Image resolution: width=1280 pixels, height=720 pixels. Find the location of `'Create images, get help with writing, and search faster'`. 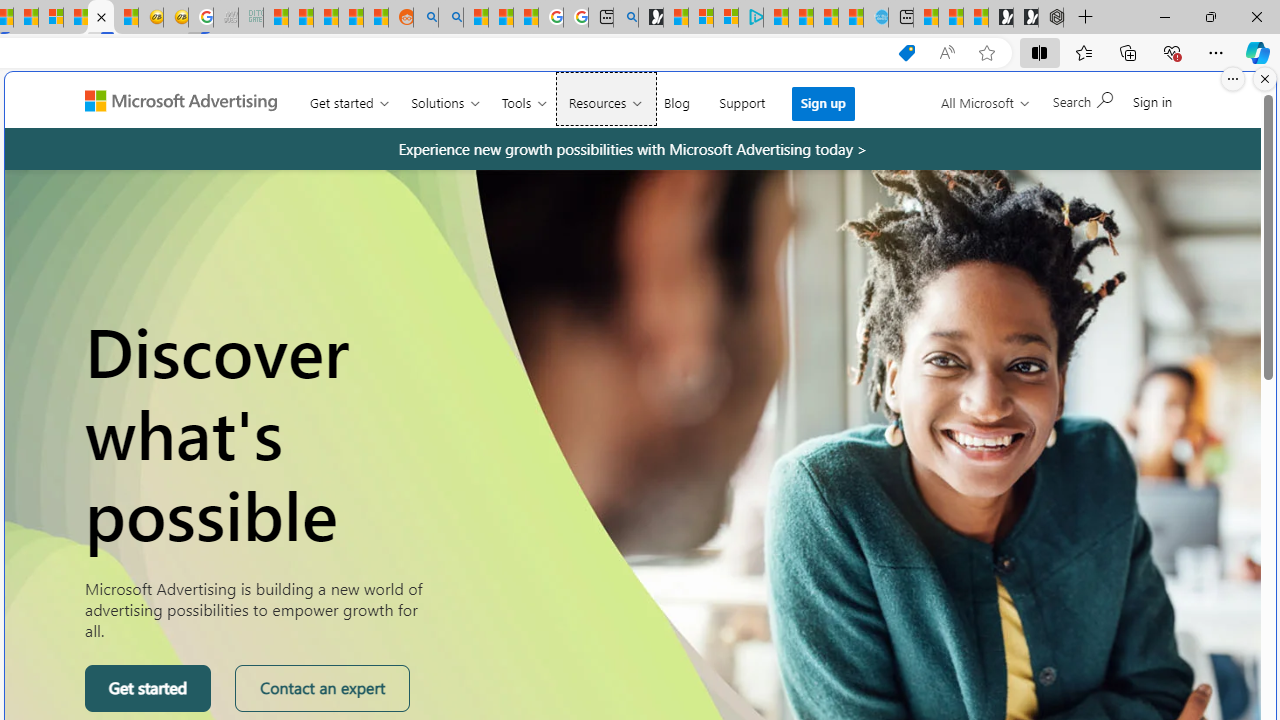

'Create images, get help with writing, and search faster' is located at coordinates (90, 109).